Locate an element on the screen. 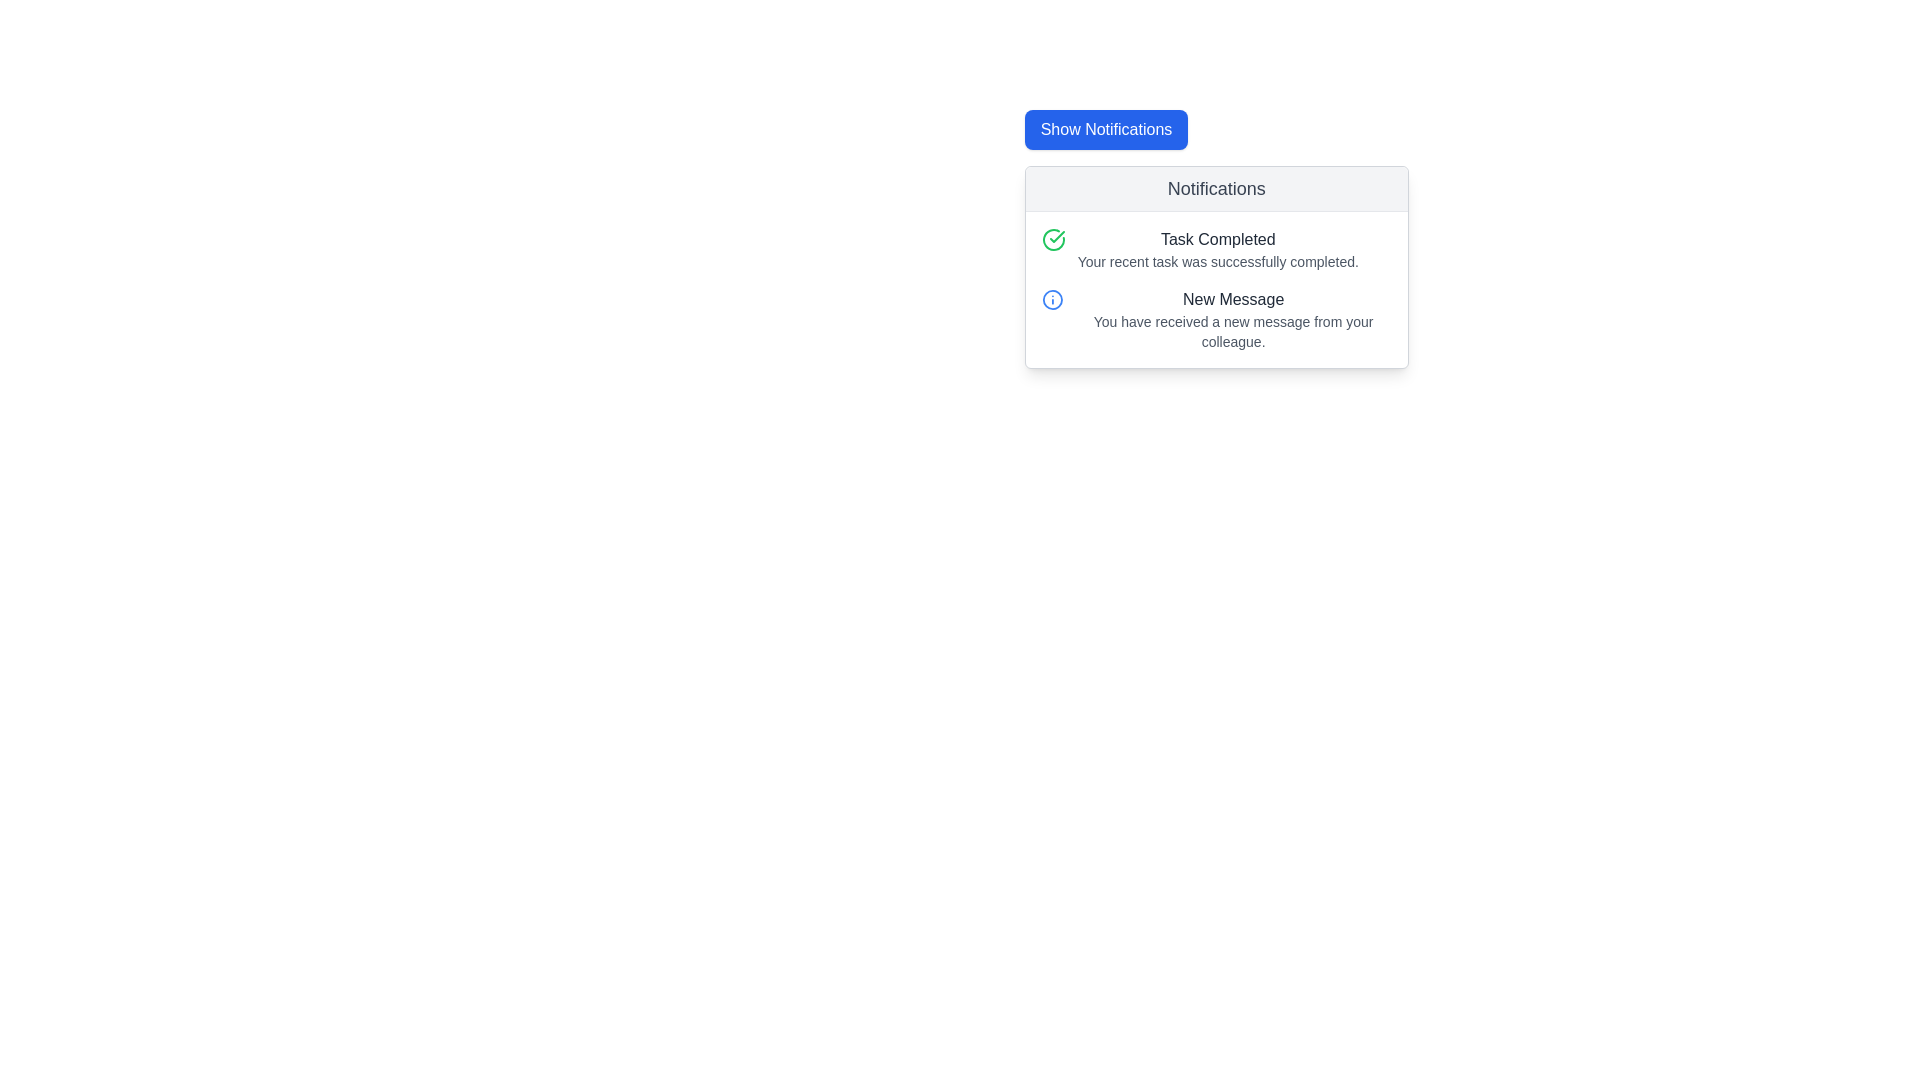 This screenshot has height=1080, width=1920. the circular green checkmark icon representing successful completion in the 'Task Completed' section of the notifications card is located at coordinates (1052, 238).